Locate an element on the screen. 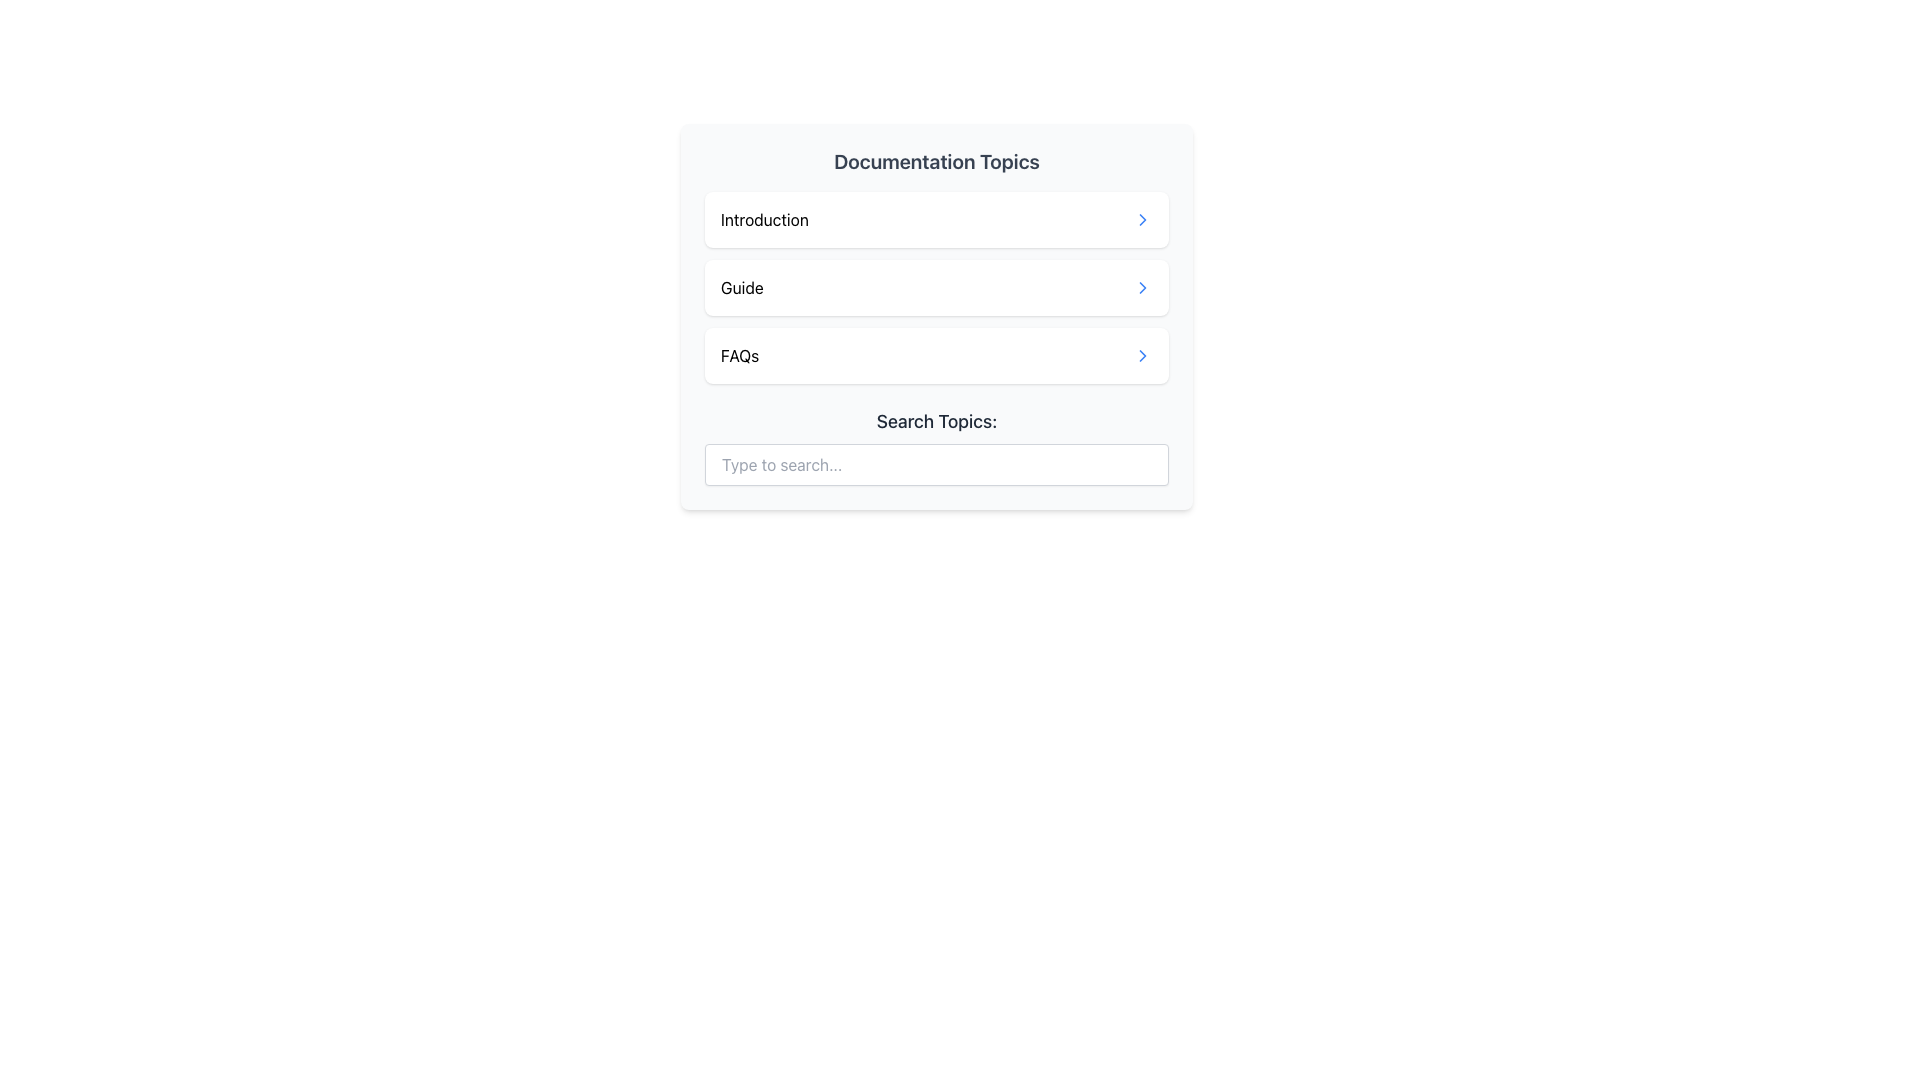 The width and height of the screenshot is (1920, 1080). the 'Guide' text element in the 'Documentation Topics' list, which is located below 'Introduction' and above 'FAQs' is located at coordinates (741, 288).